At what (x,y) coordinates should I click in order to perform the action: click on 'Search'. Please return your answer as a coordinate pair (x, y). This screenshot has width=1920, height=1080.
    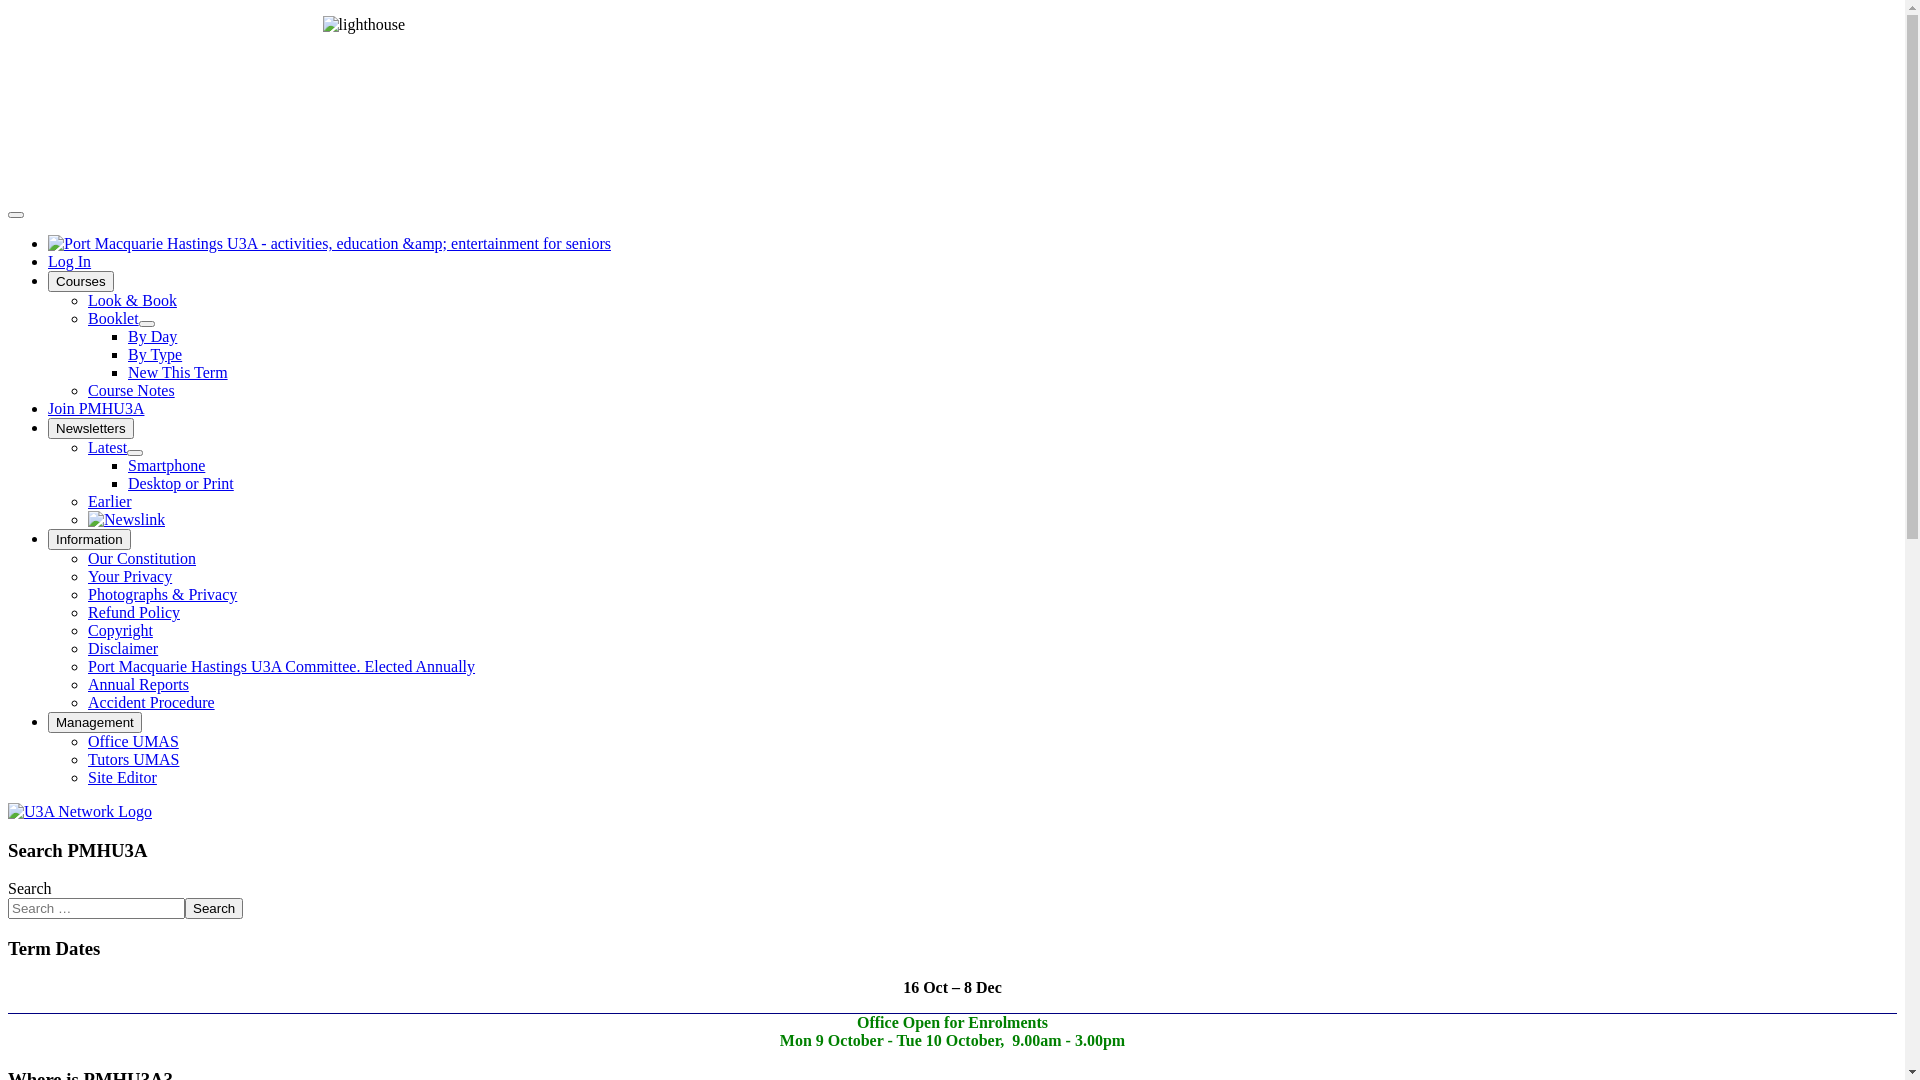
    Looking at the image, I should click on (214, 908).